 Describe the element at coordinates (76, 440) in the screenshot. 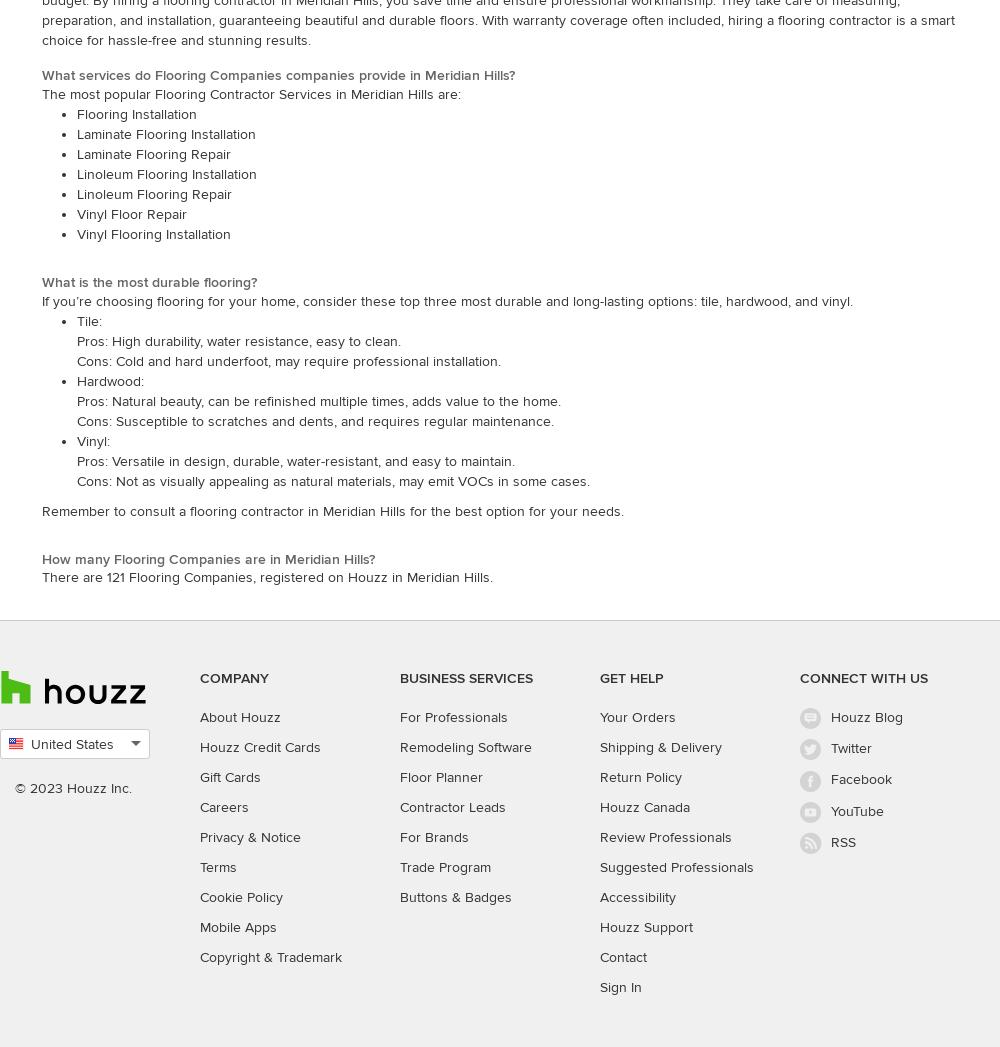

I see `'Vinyl:'` at that location.